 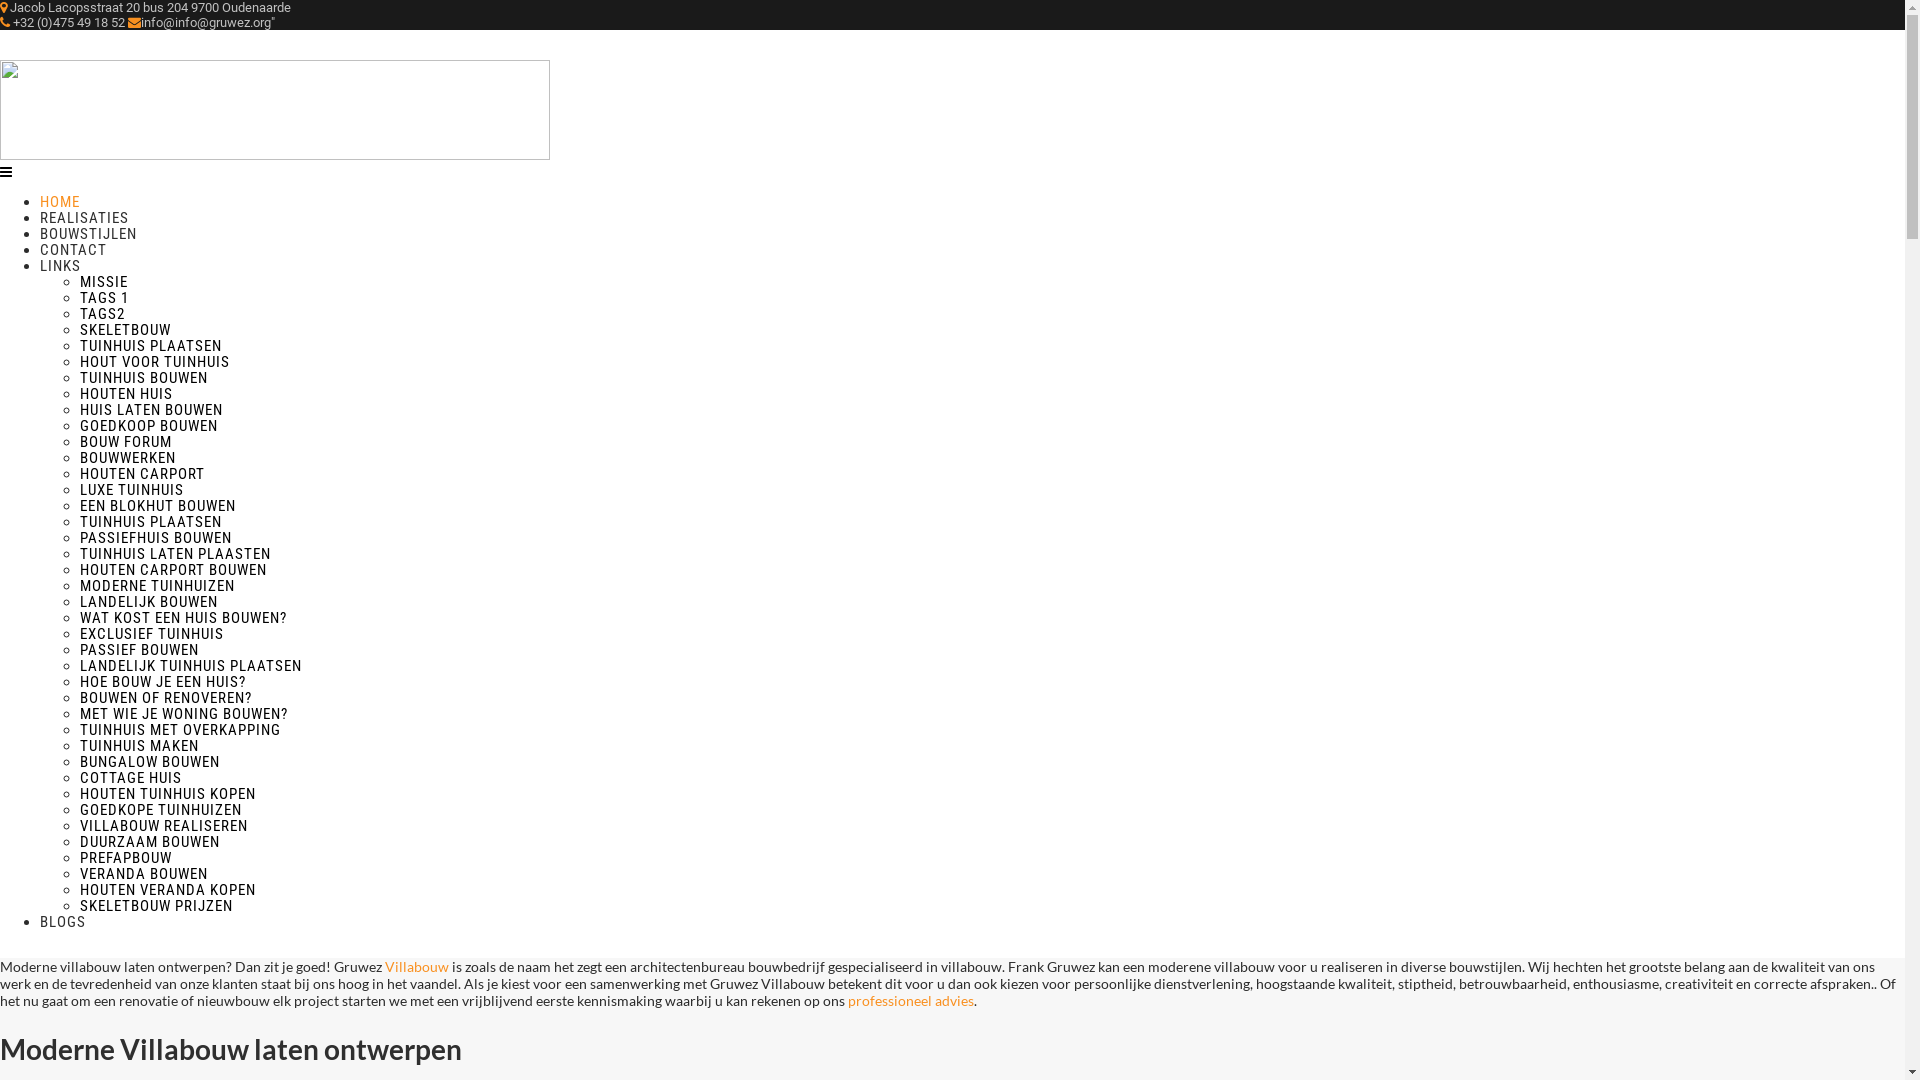 What do you see at coordinates (168, 793) in the screenshot?
I see `'HOUTEN TUINHUIS KOPEN'` at bounding box center [168, 793].